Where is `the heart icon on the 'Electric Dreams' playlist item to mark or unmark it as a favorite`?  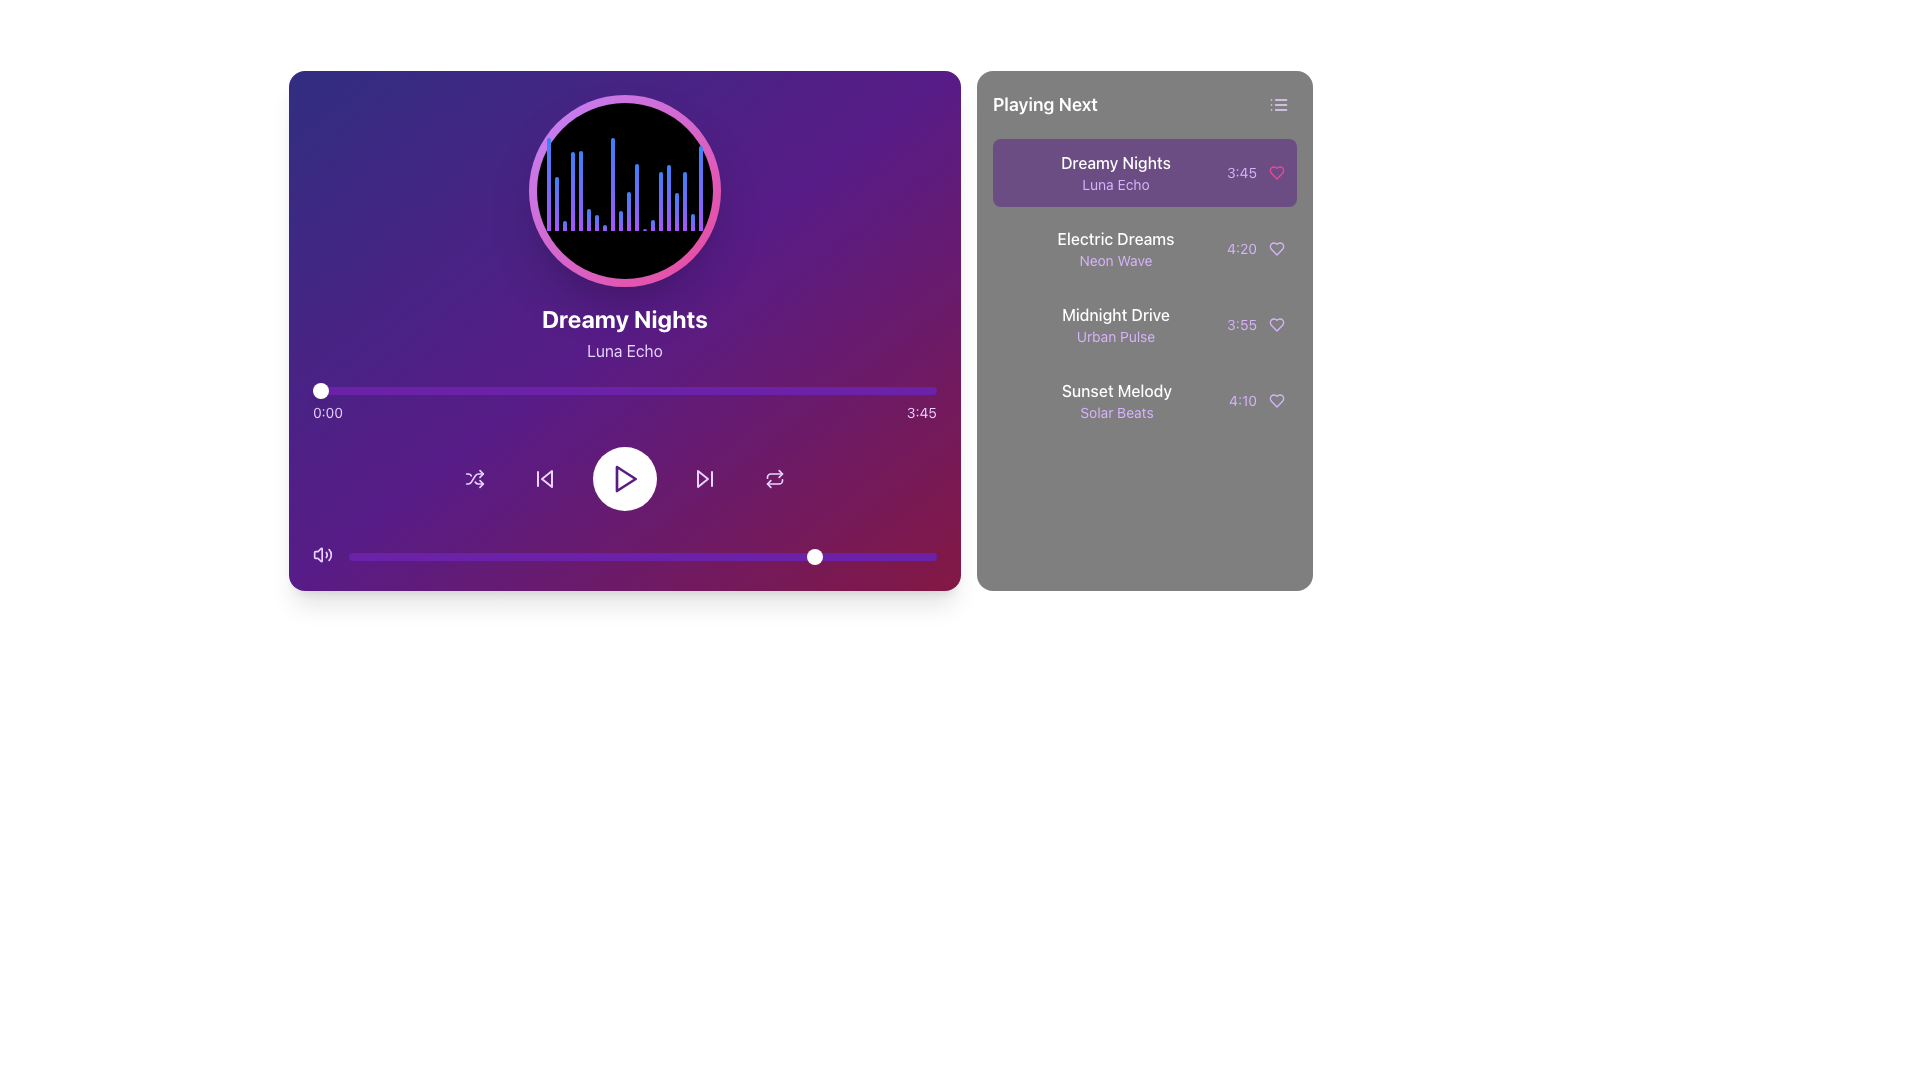
the heart icon on the 'Electric Dreams' playlist item to mark or unmark it as a favorite is located at coordinates (1144, 248).